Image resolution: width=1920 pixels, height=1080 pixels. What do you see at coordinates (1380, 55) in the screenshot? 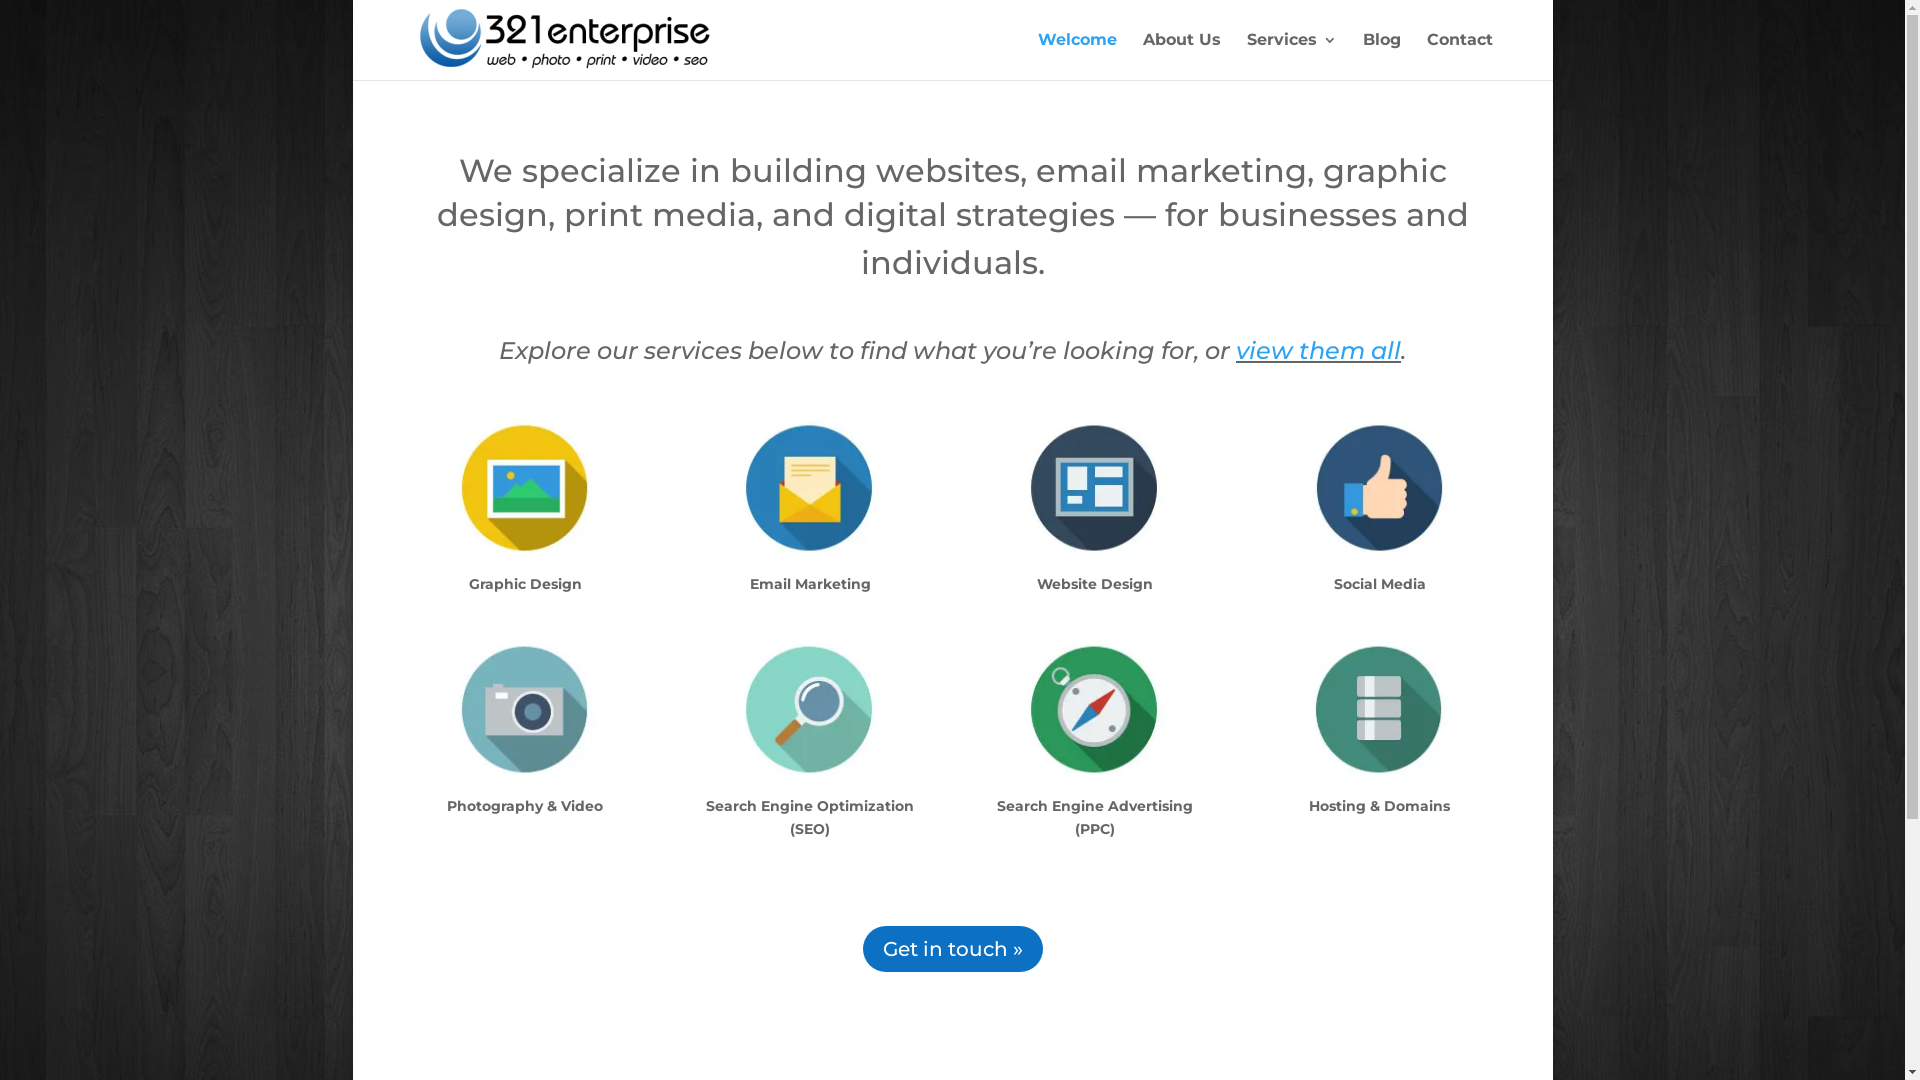
I see `'Blog'` at bounding box center [1380, 55].